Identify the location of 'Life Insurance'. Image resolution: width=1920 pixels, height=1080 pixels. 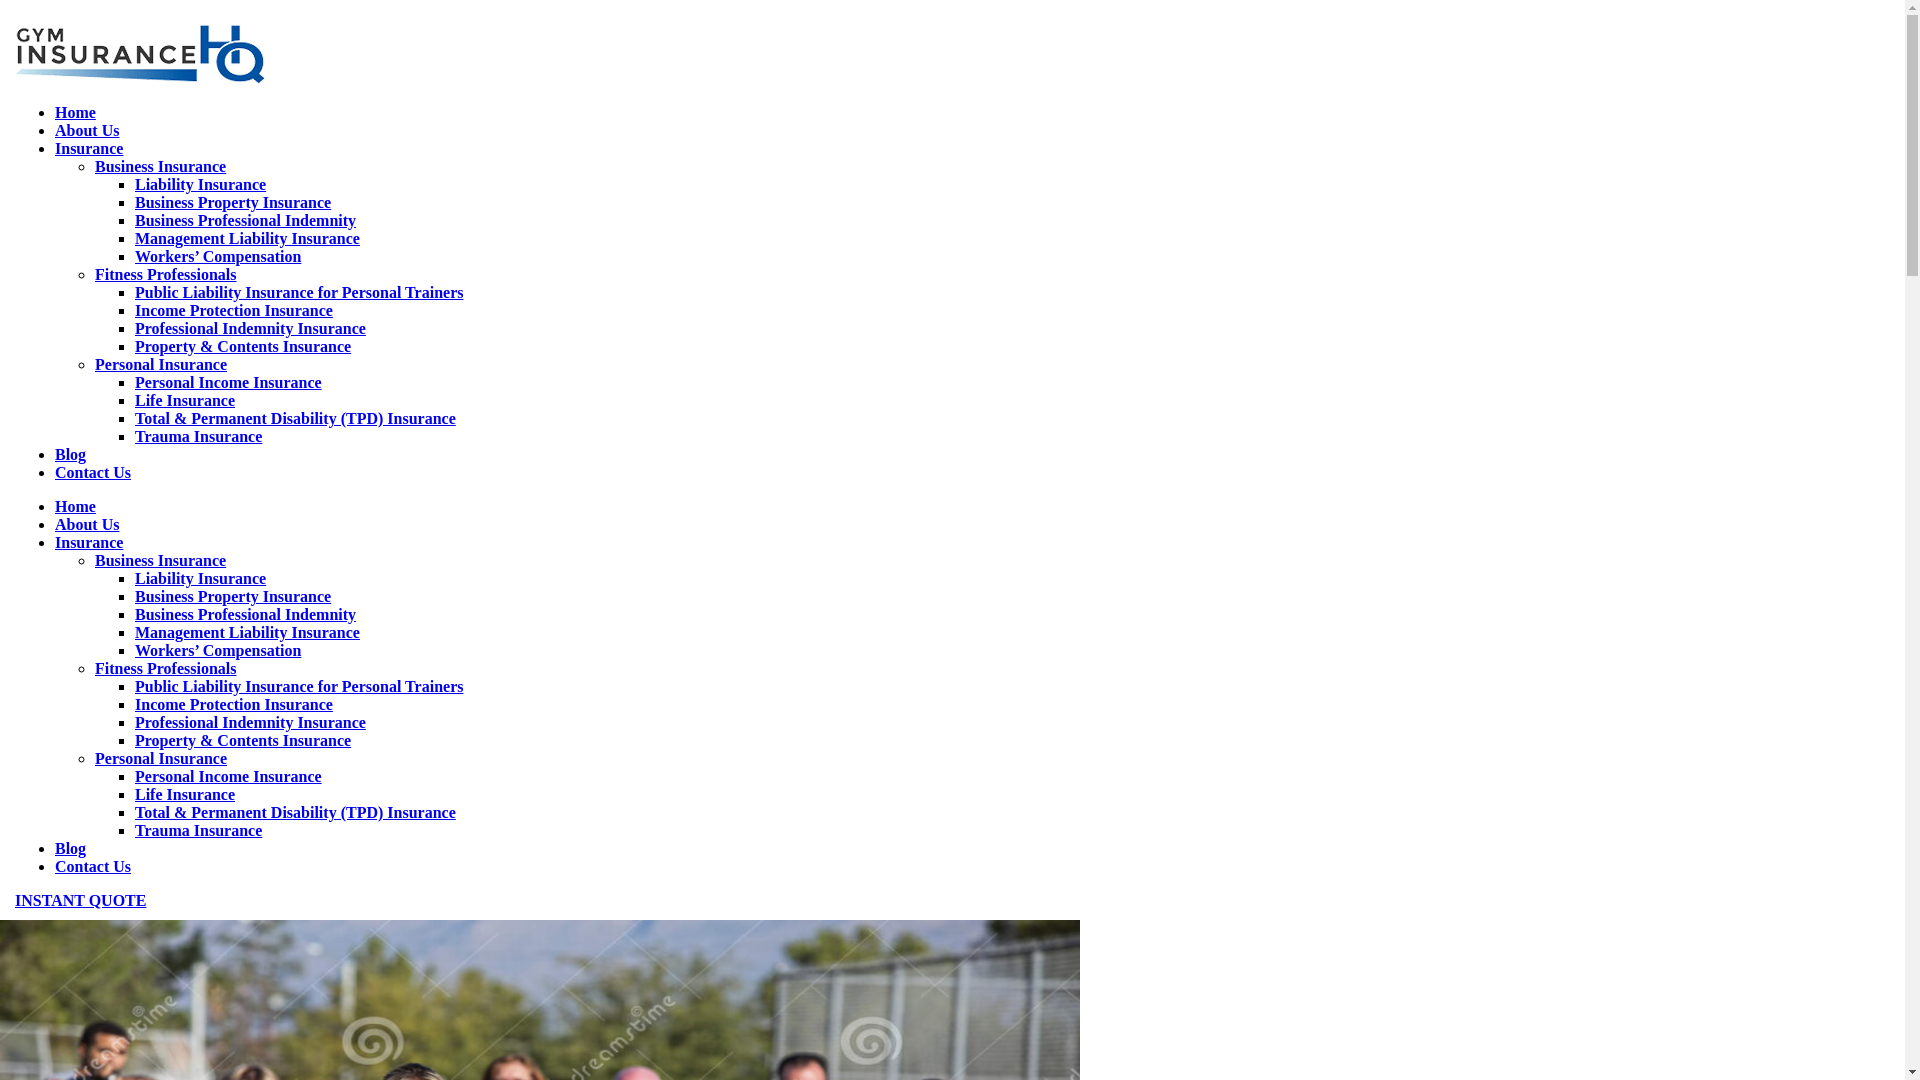
(185, 793).